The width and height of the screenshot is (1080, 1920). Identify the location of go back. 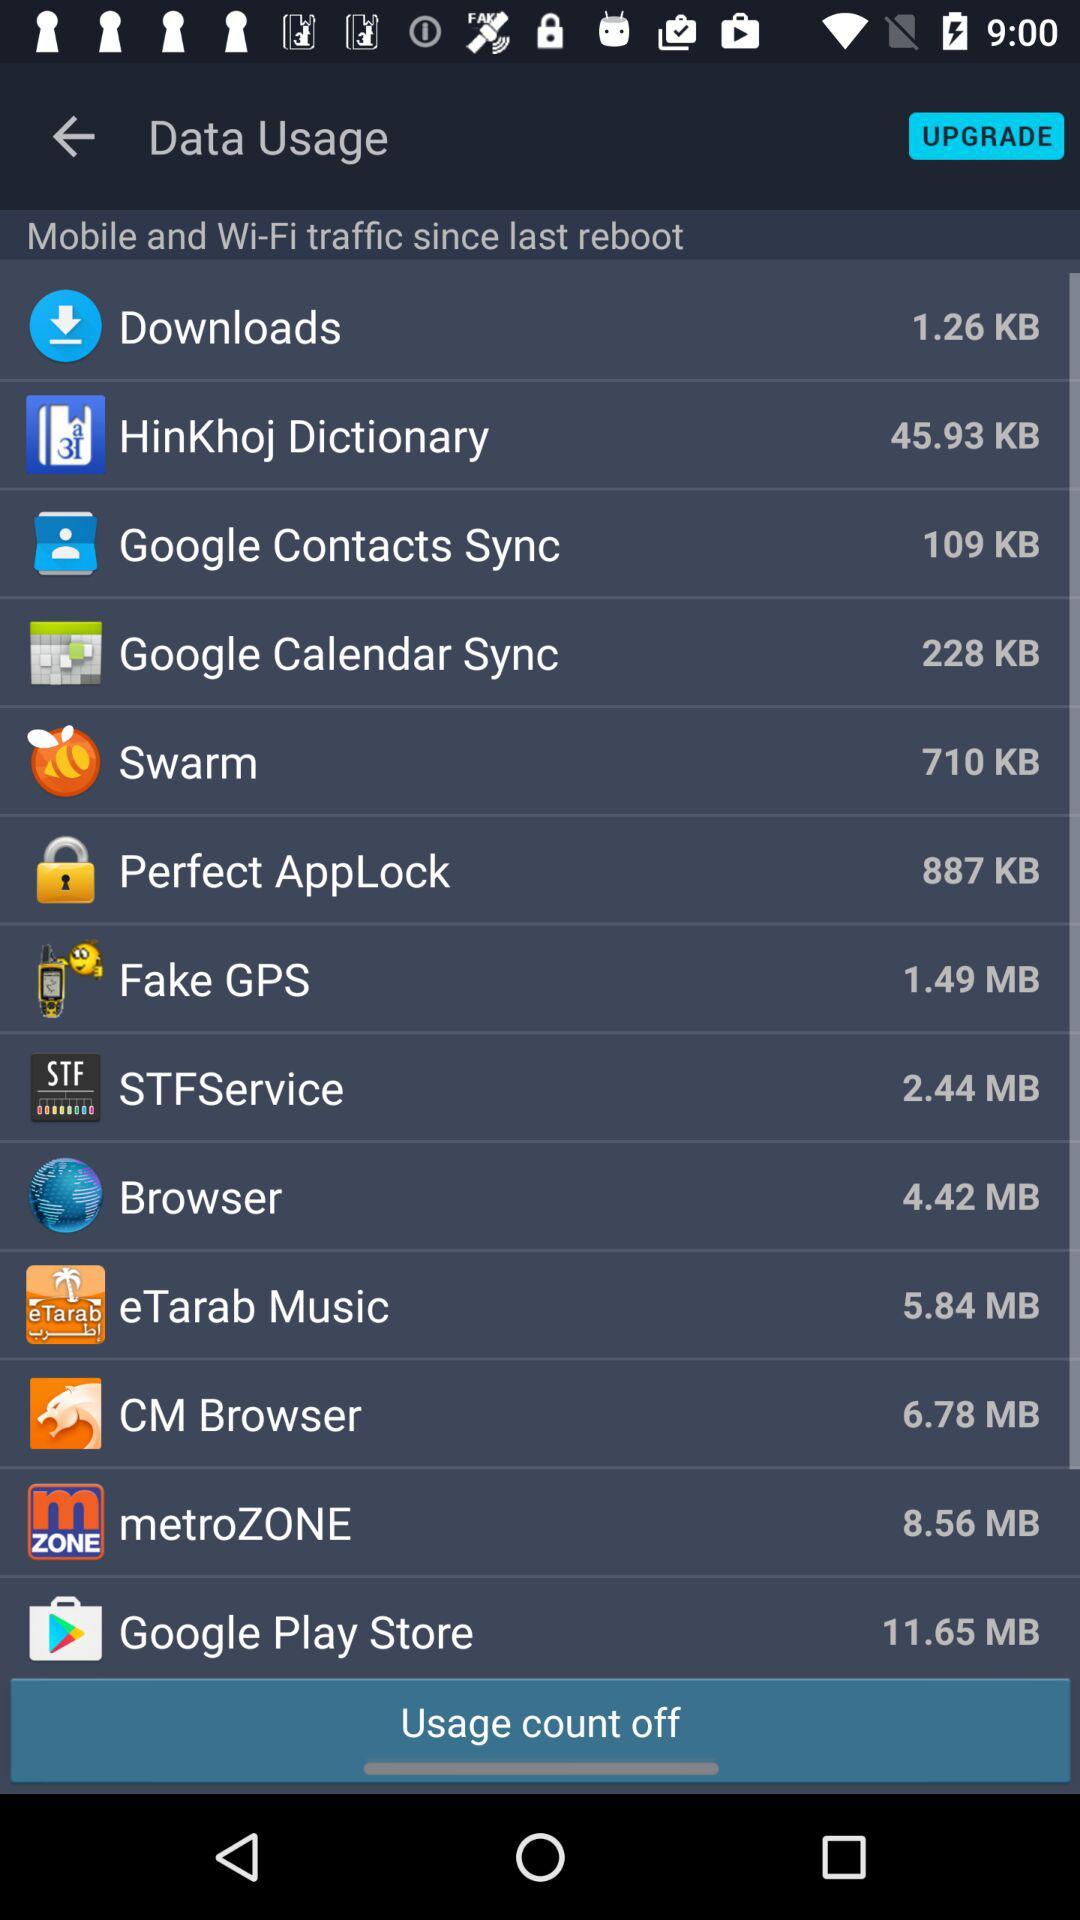
(72, 135).